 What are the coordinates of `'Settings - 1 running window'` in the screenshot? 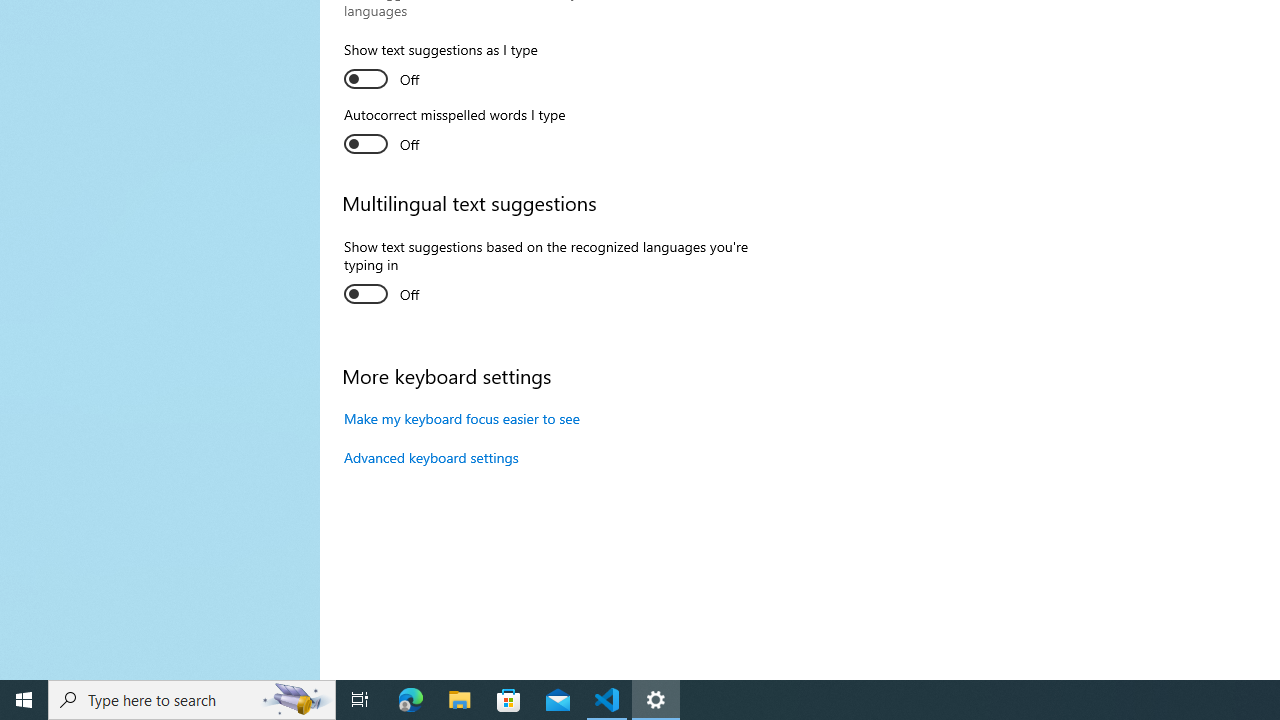 It's located at (656, 698).